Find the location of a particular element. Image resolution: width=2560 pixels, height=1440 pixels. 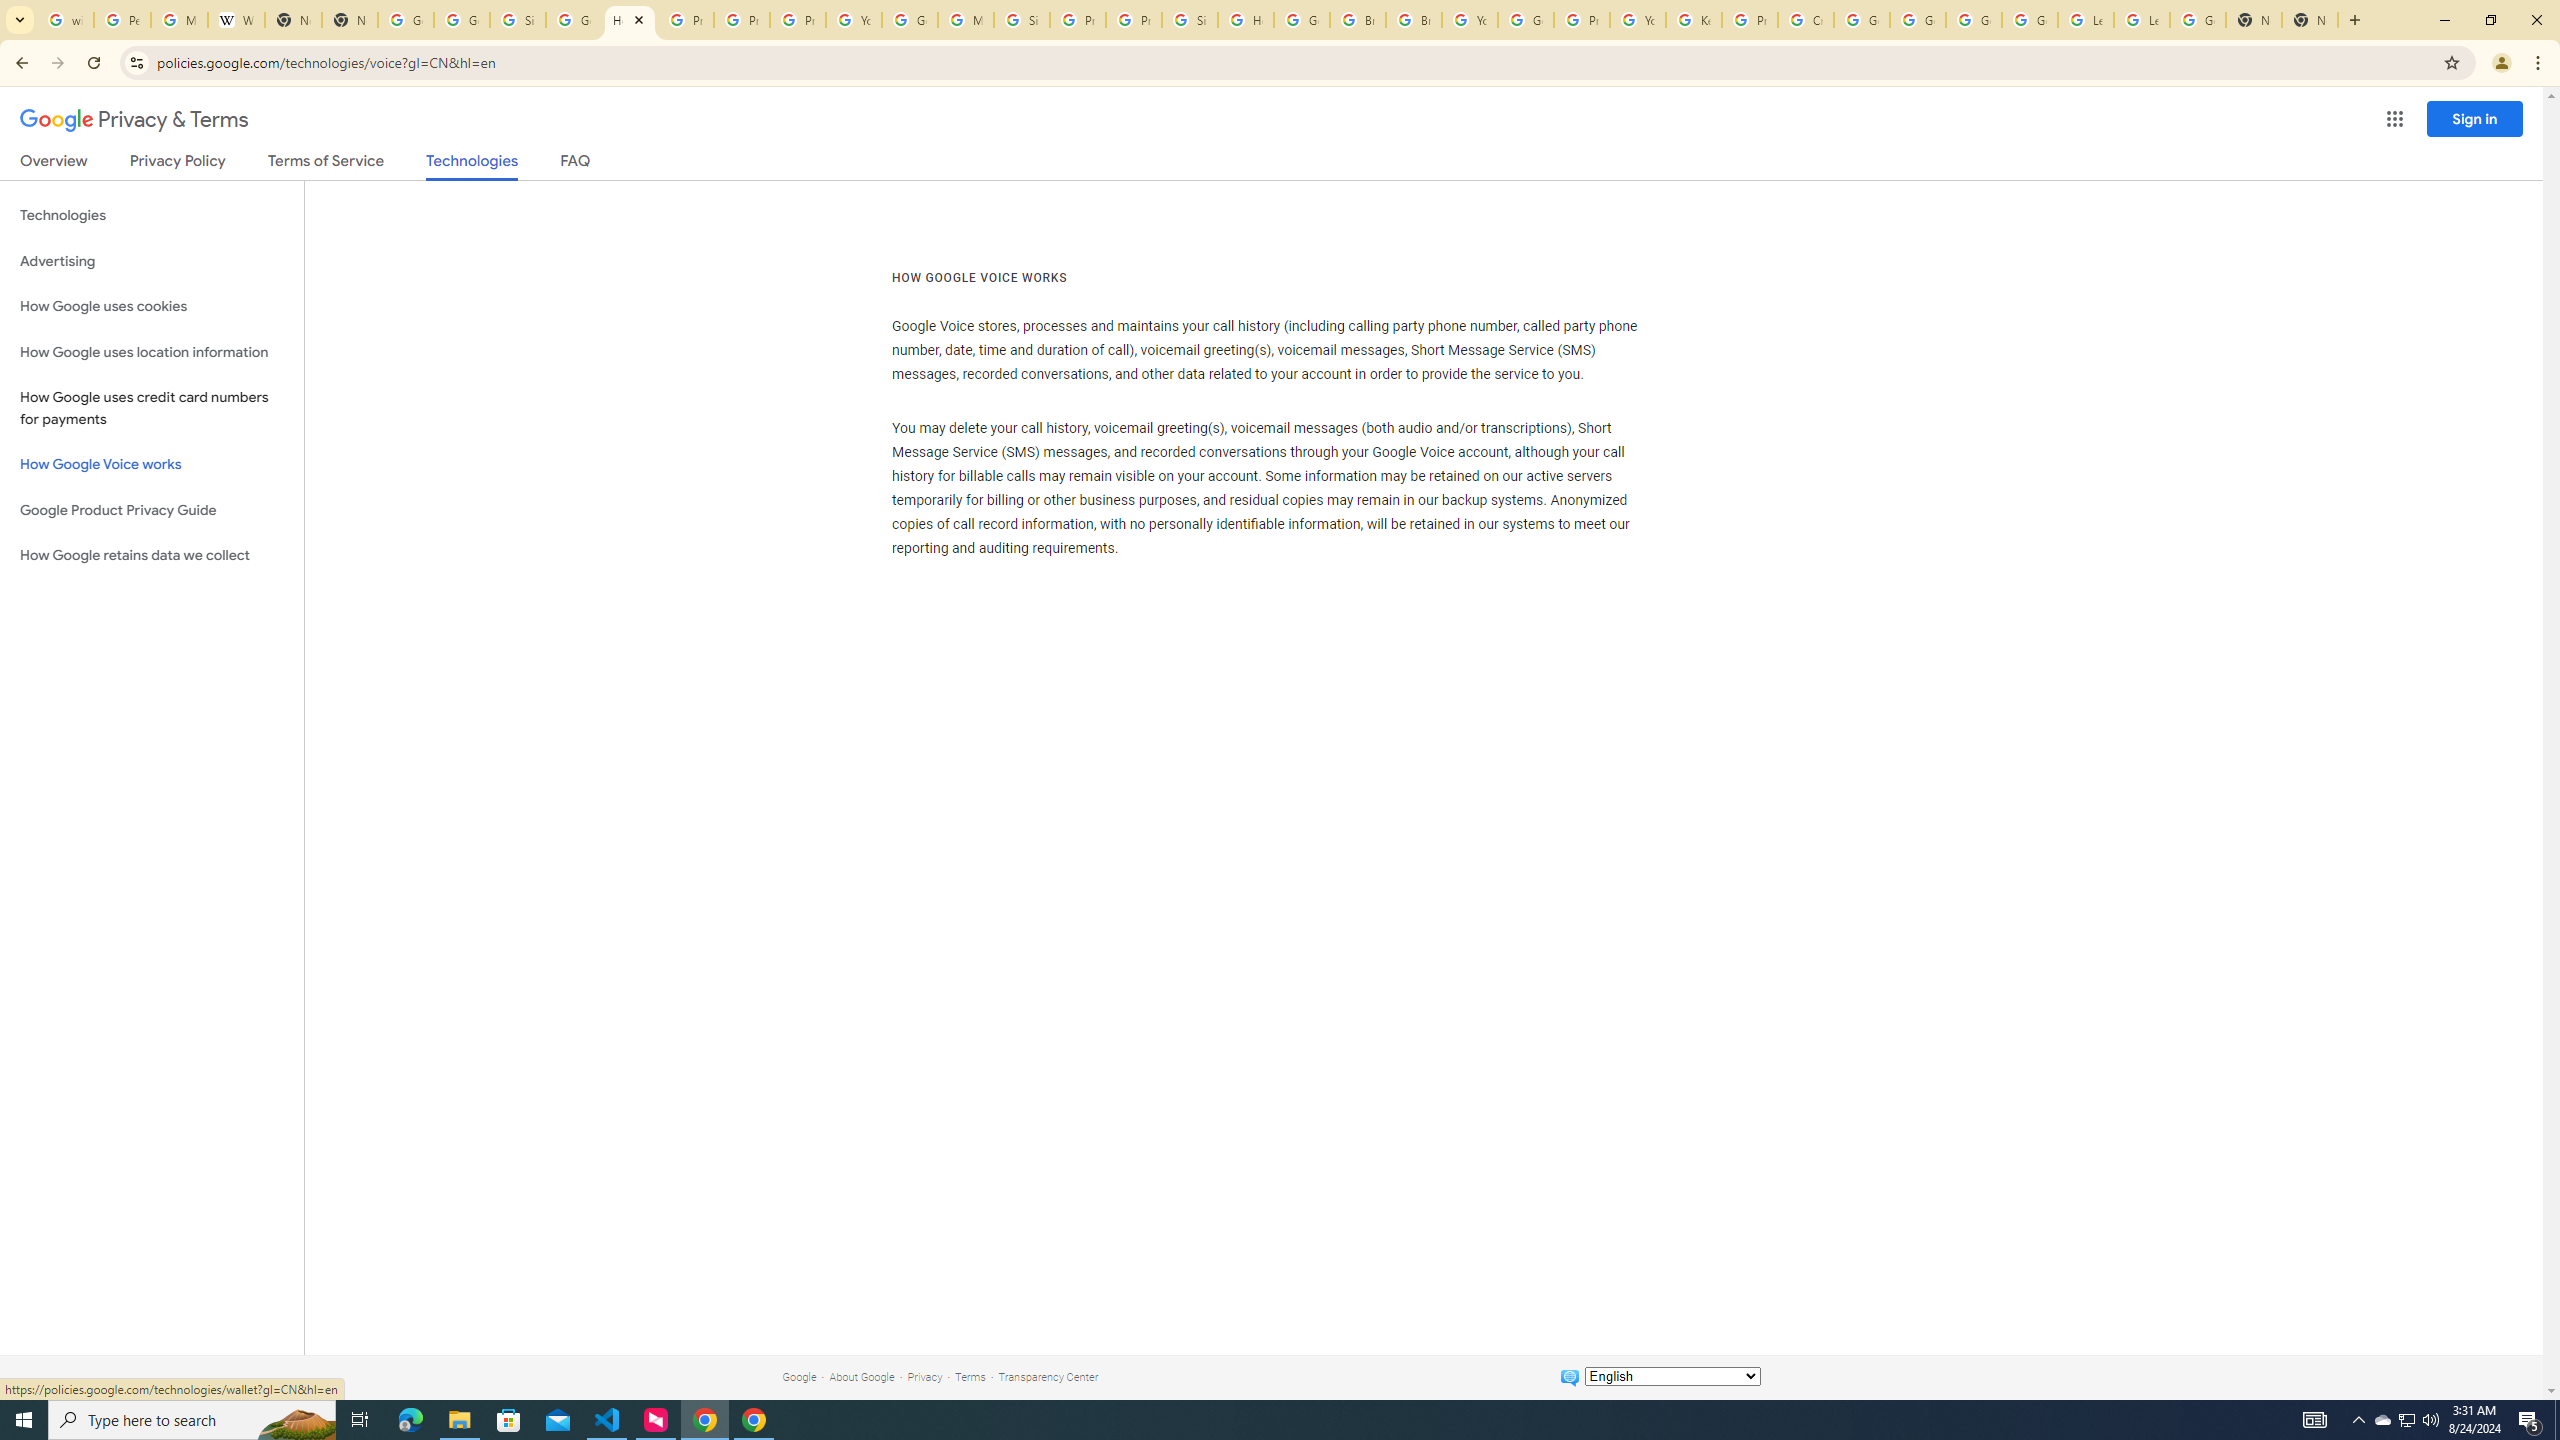

'How Google uses credit card numbers for payments' is located at coordinates (151, 407).